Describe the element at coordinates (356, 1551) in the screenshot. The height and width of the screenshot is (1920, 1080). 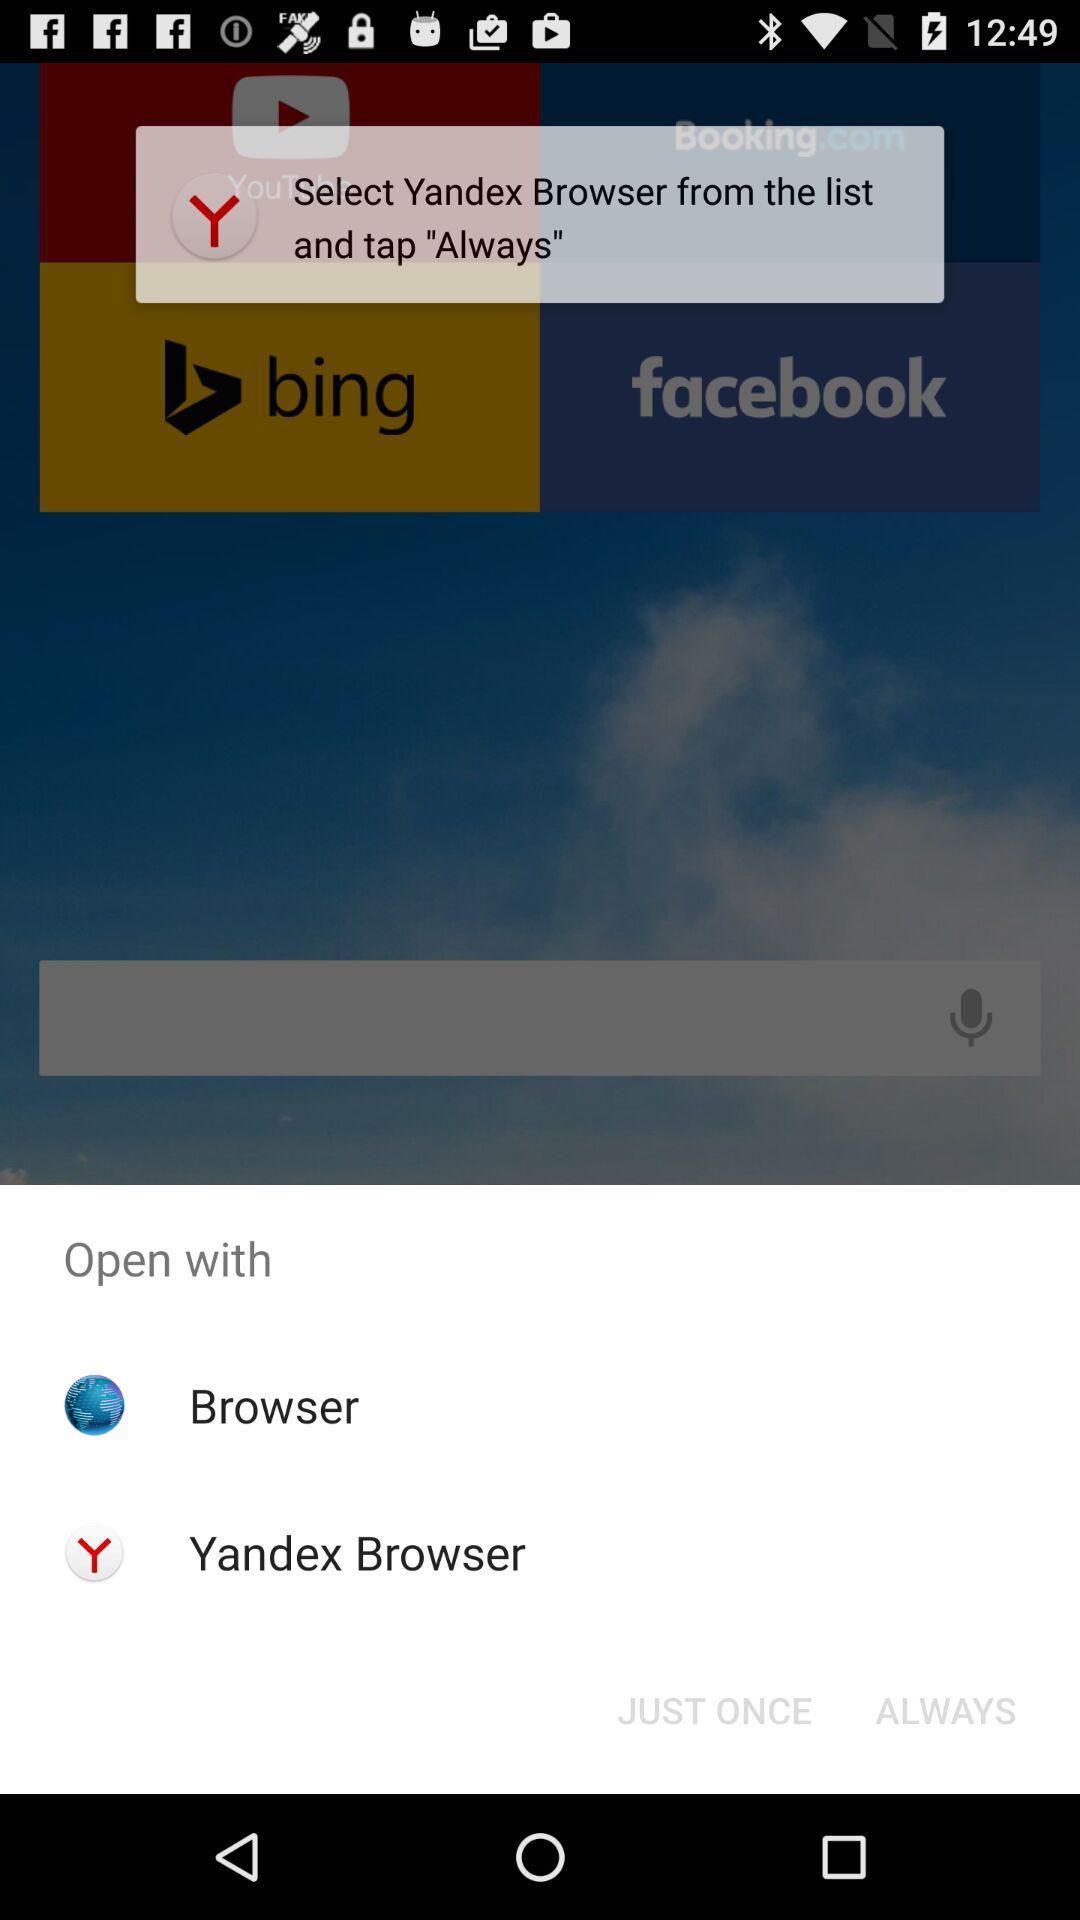
I see `the yandex browser app` at that location.